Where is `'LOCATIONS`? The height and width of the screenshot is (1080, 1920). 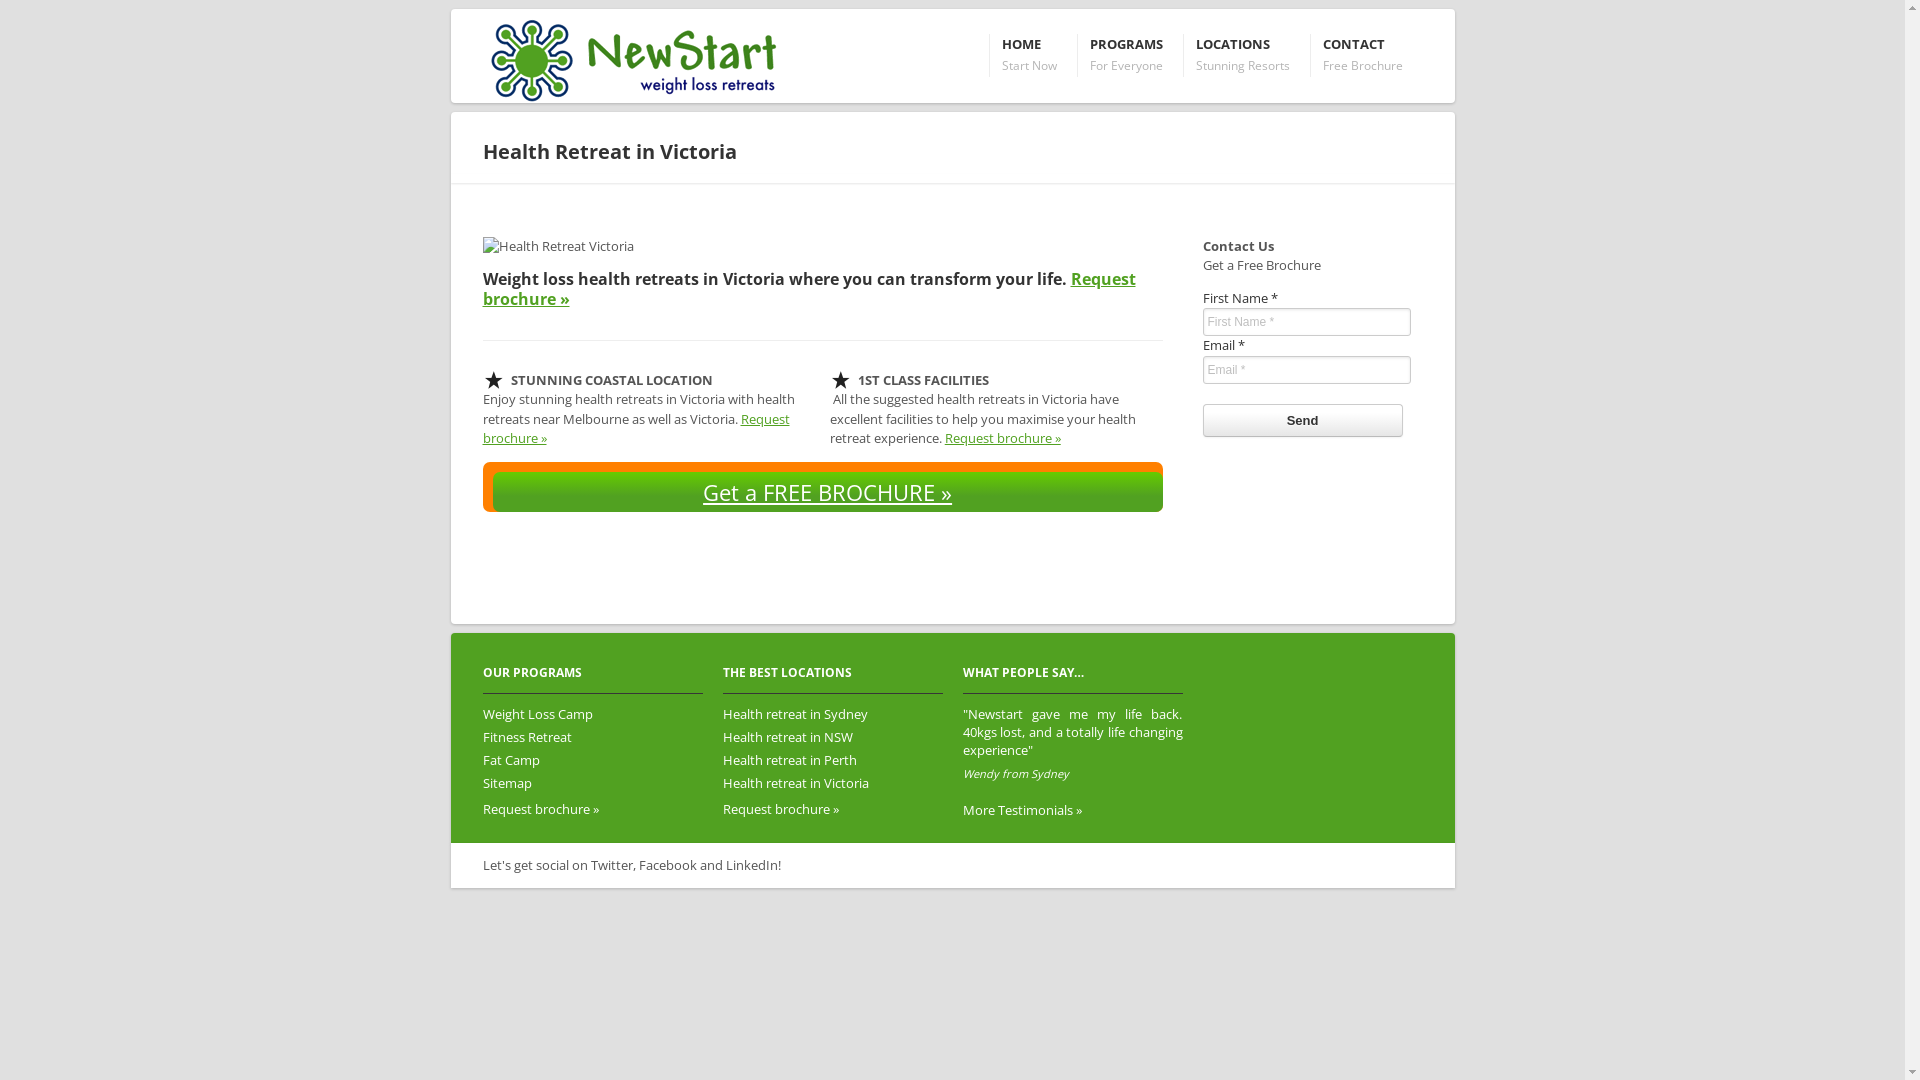 'LOCATIONS is located at coordinates (1241, 54).